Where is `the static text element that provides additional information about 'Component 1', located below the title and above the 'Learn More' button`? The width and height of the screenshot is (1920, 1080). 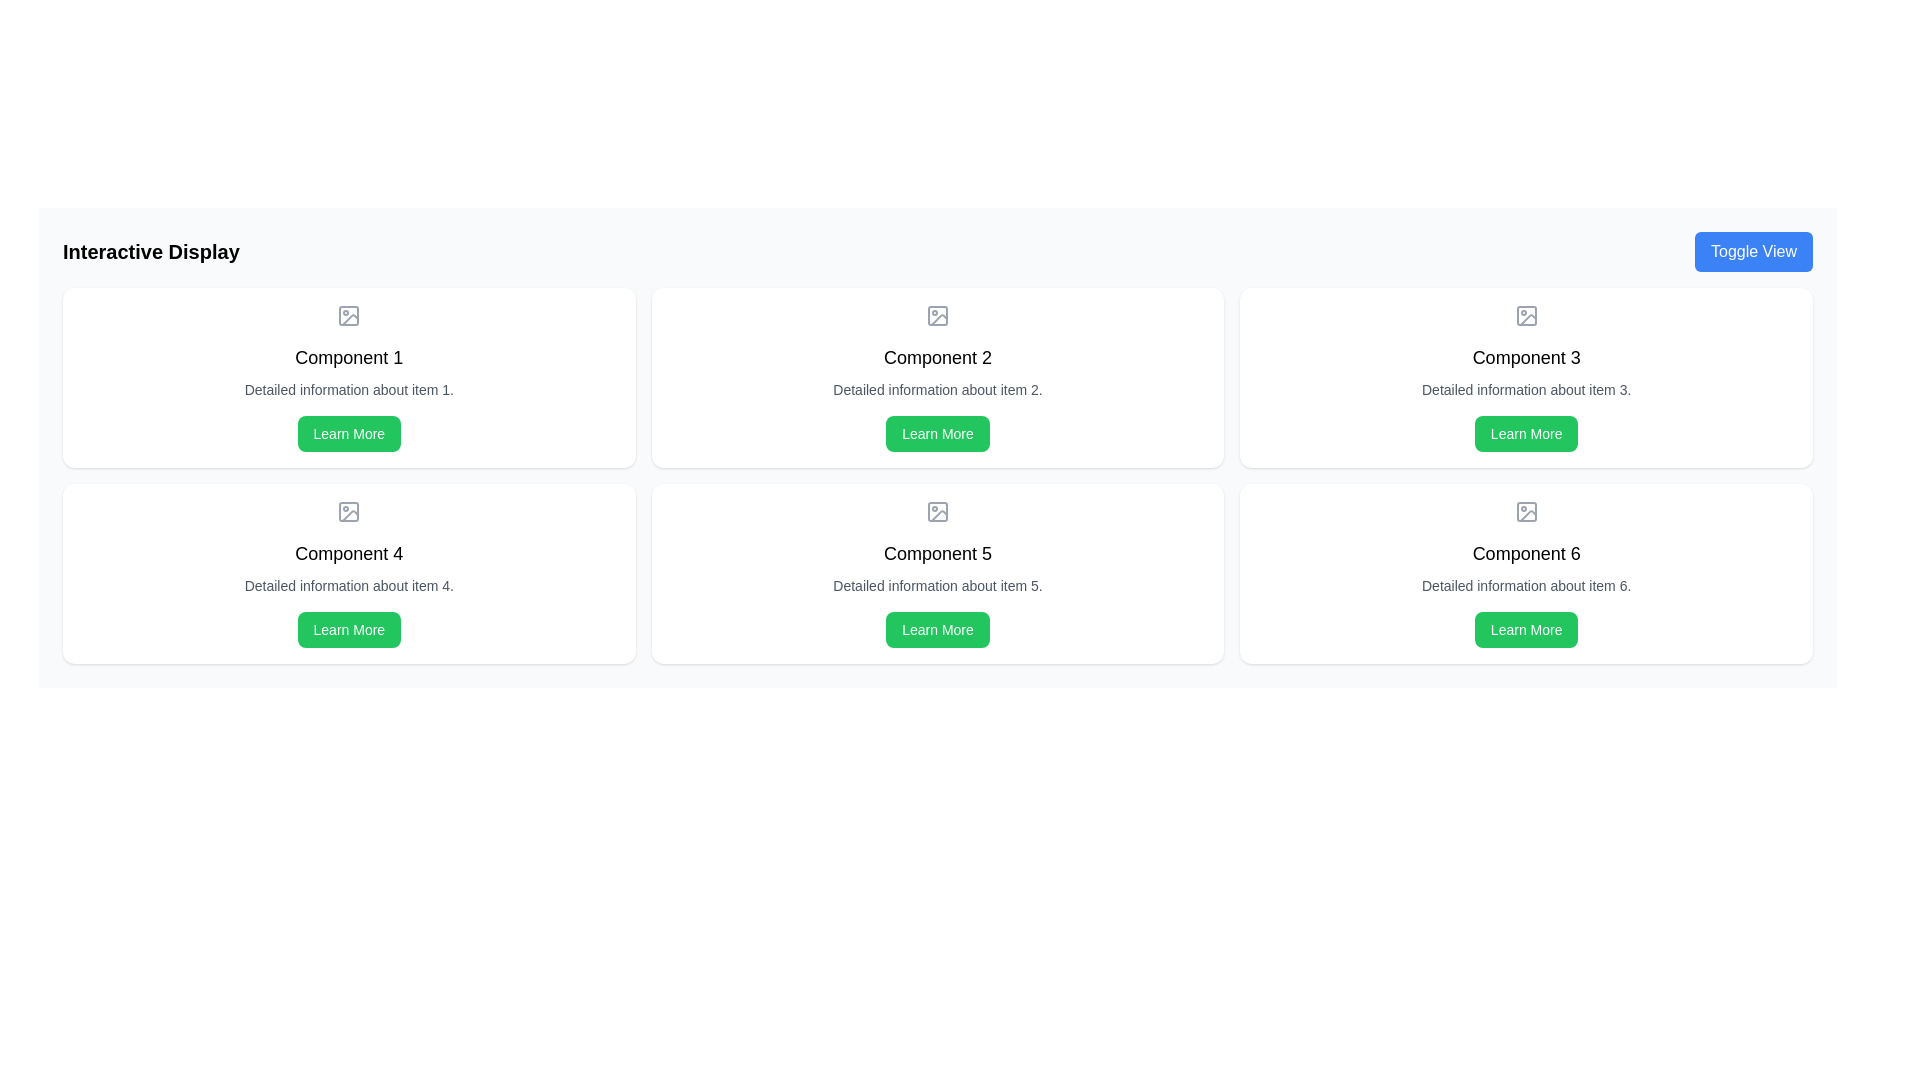 the static text element that provides additional information about 'Component 1', located below the title and above the 'Learn More' button is located at coordinates (349, 389).